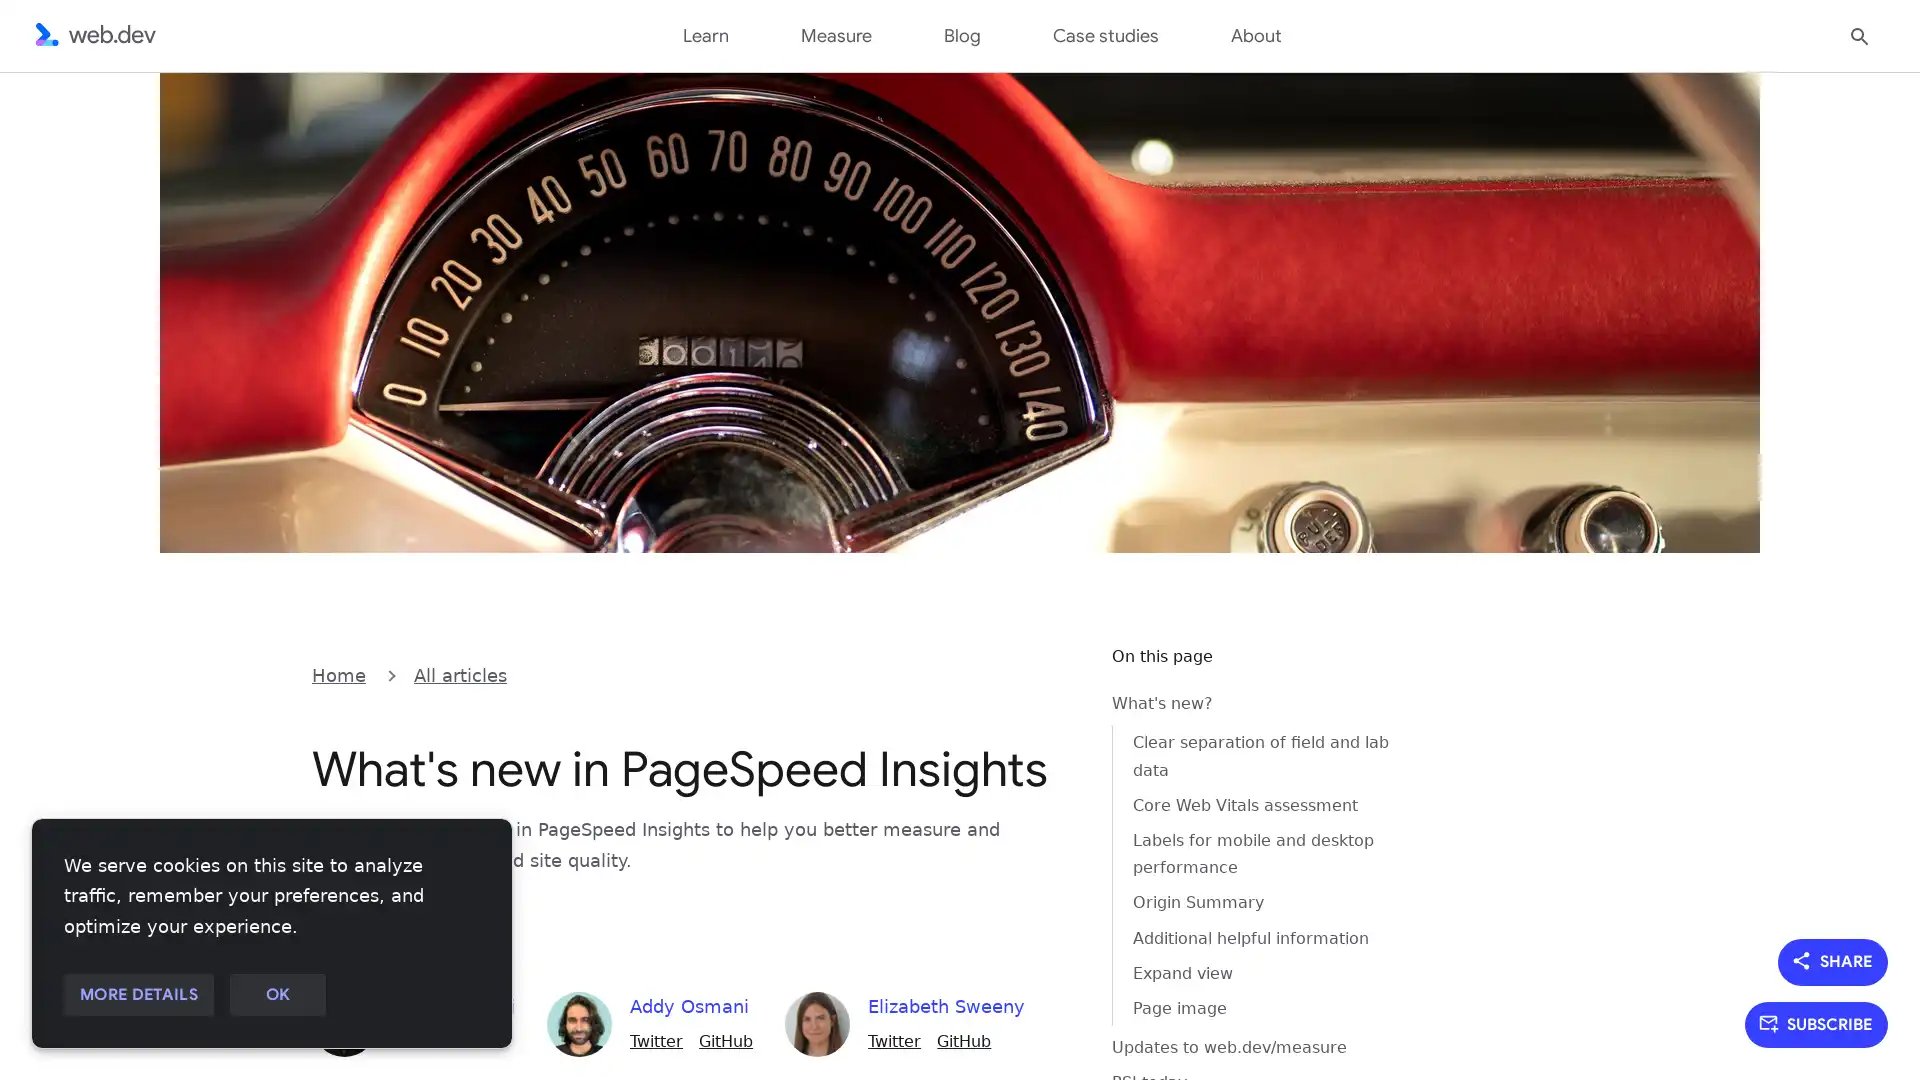 The image size is (1920, 1080). Describe the element at coordinates (1859, 34) in the screenshot. I see `Open search` at that location.